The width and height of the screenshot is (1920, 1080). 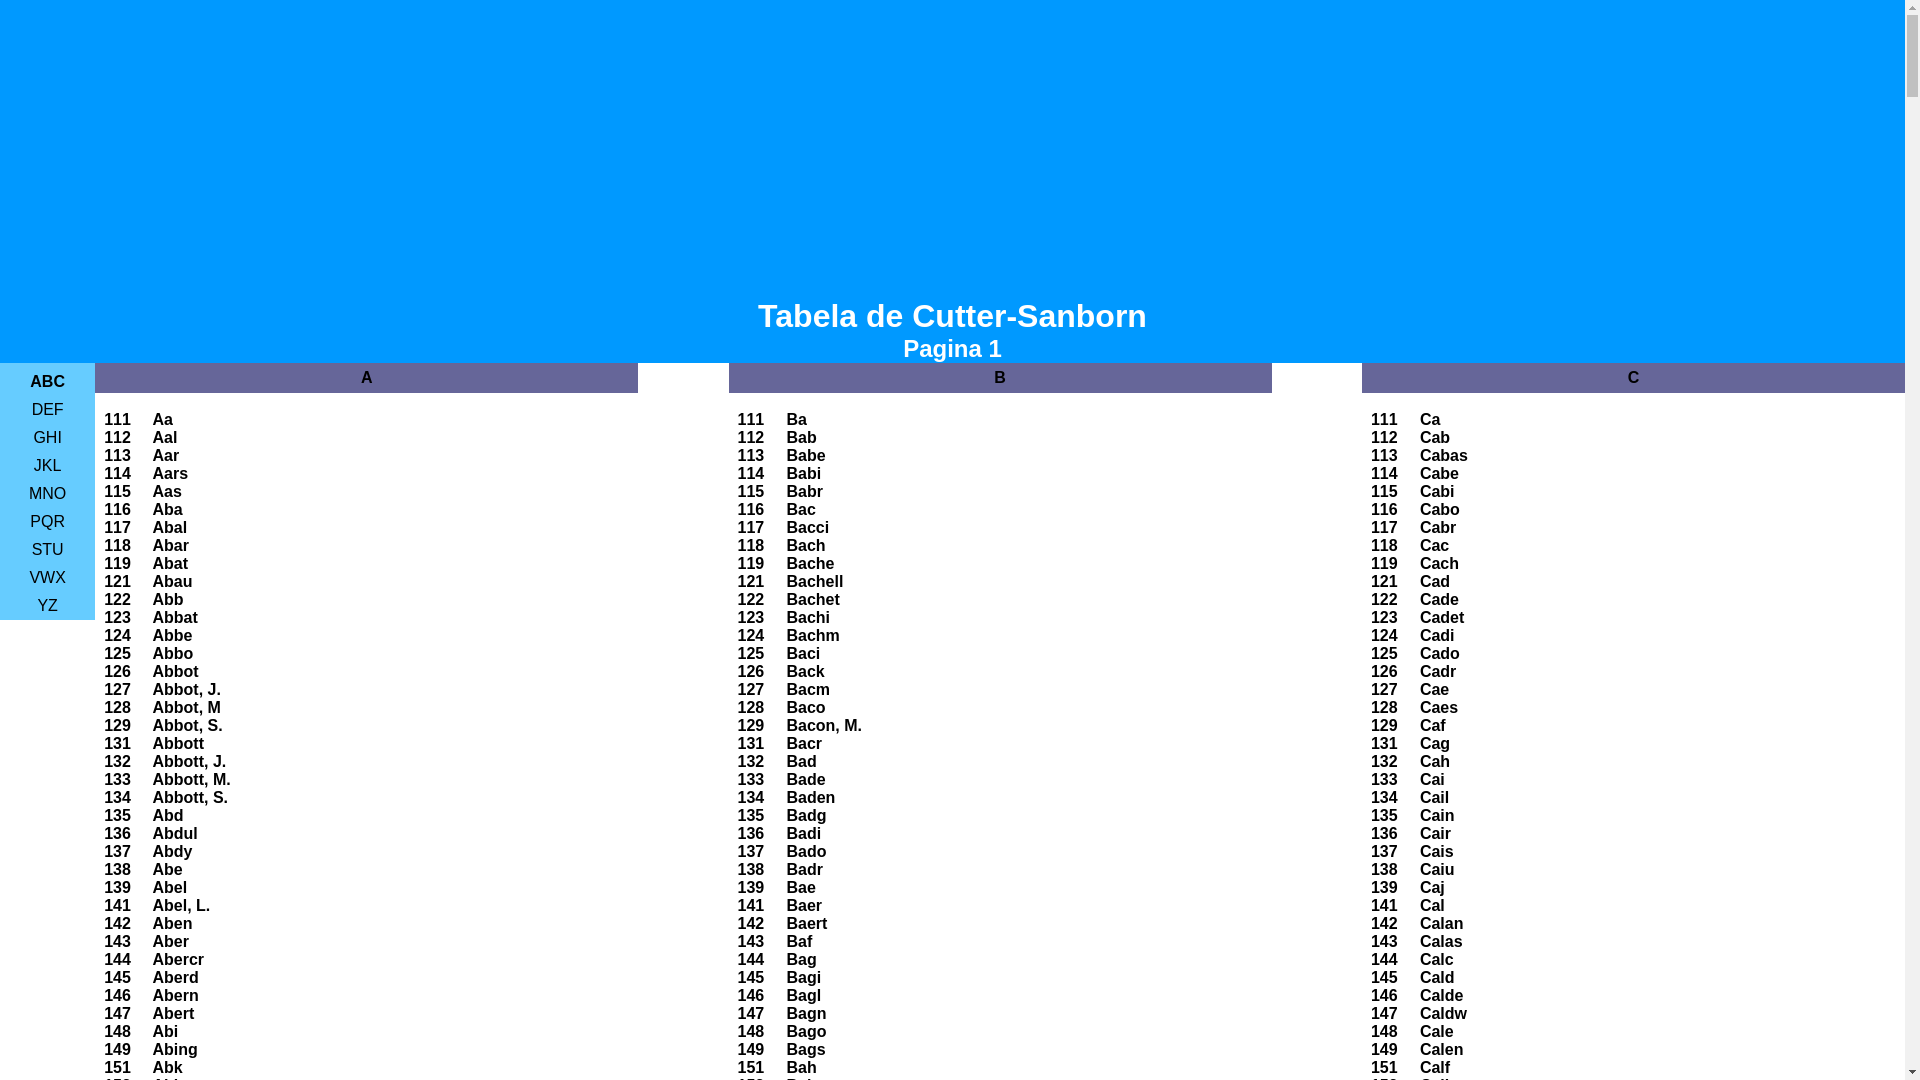 I want to click on 'YZ', so click(x=47, y=604).